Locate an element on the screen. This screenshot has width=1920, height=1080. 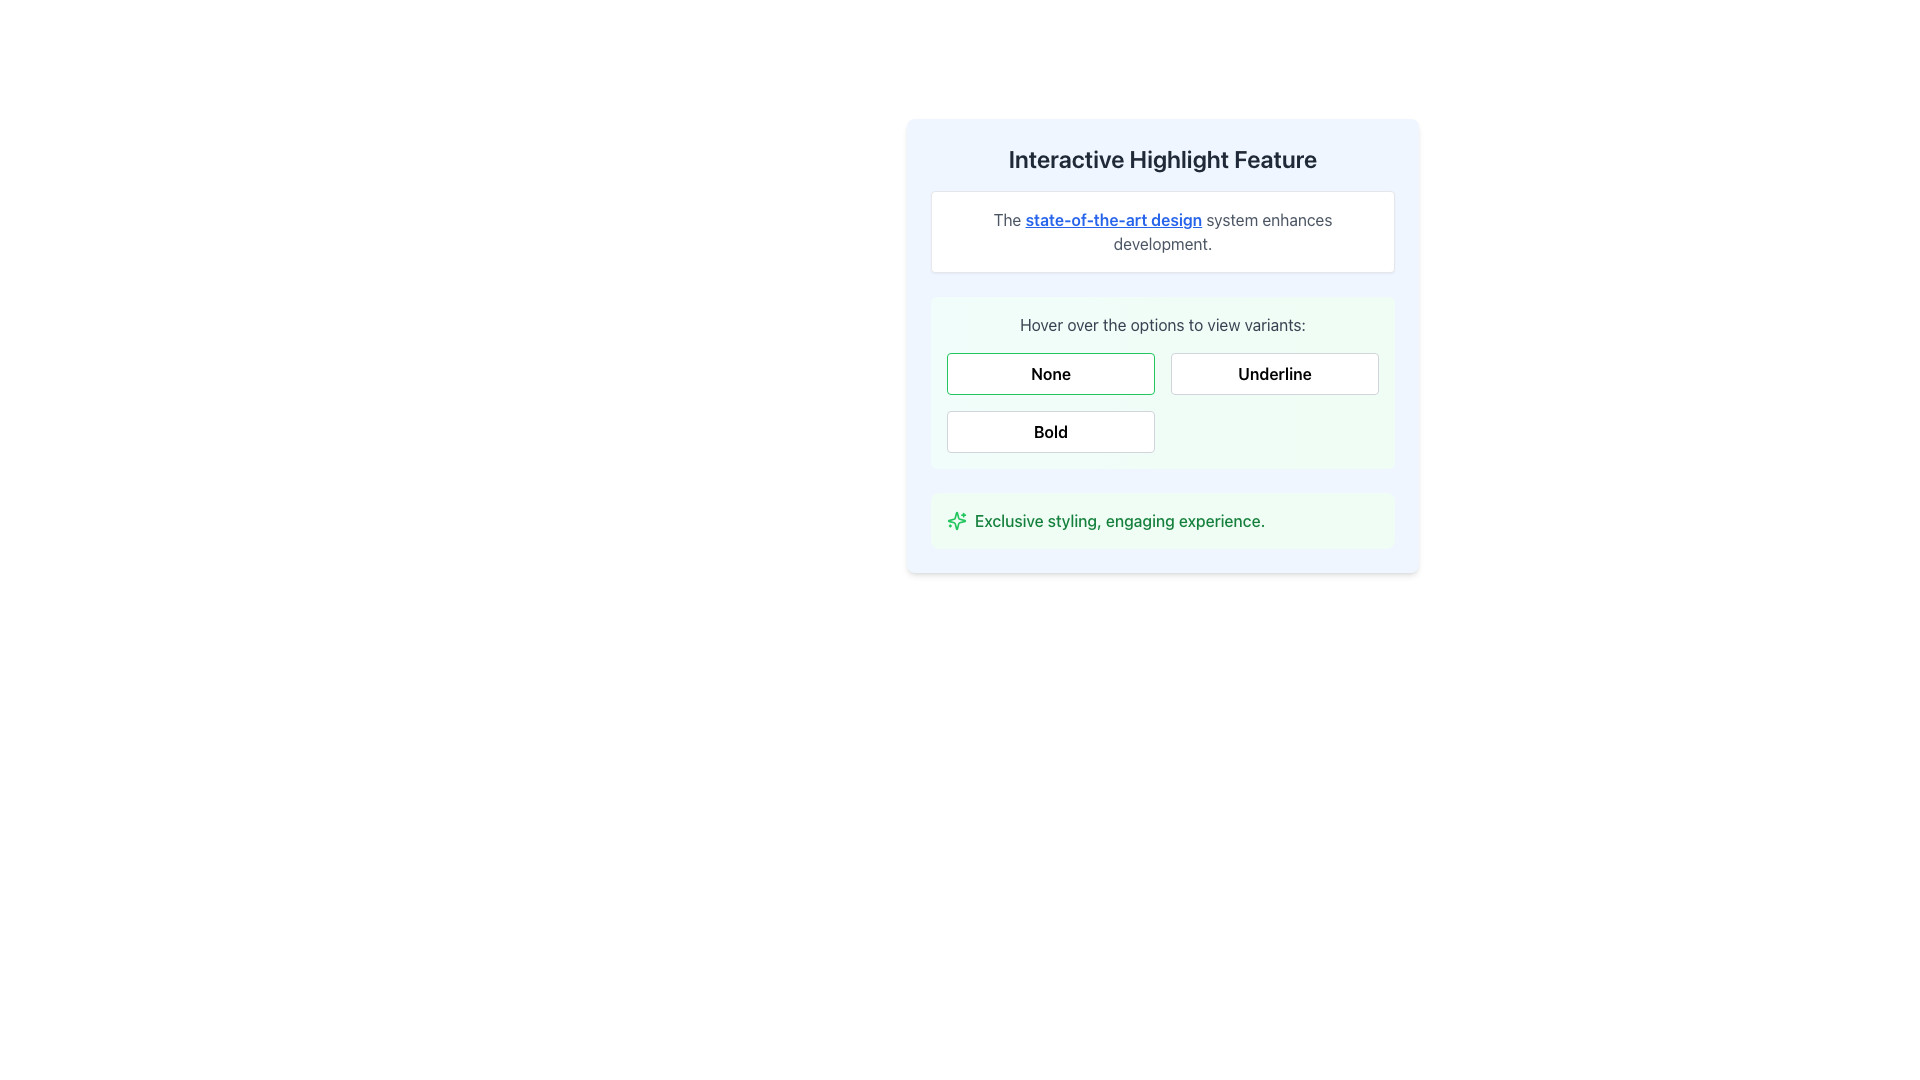
the 'None' button in the grid layout is located at coordinates (1162, 402).